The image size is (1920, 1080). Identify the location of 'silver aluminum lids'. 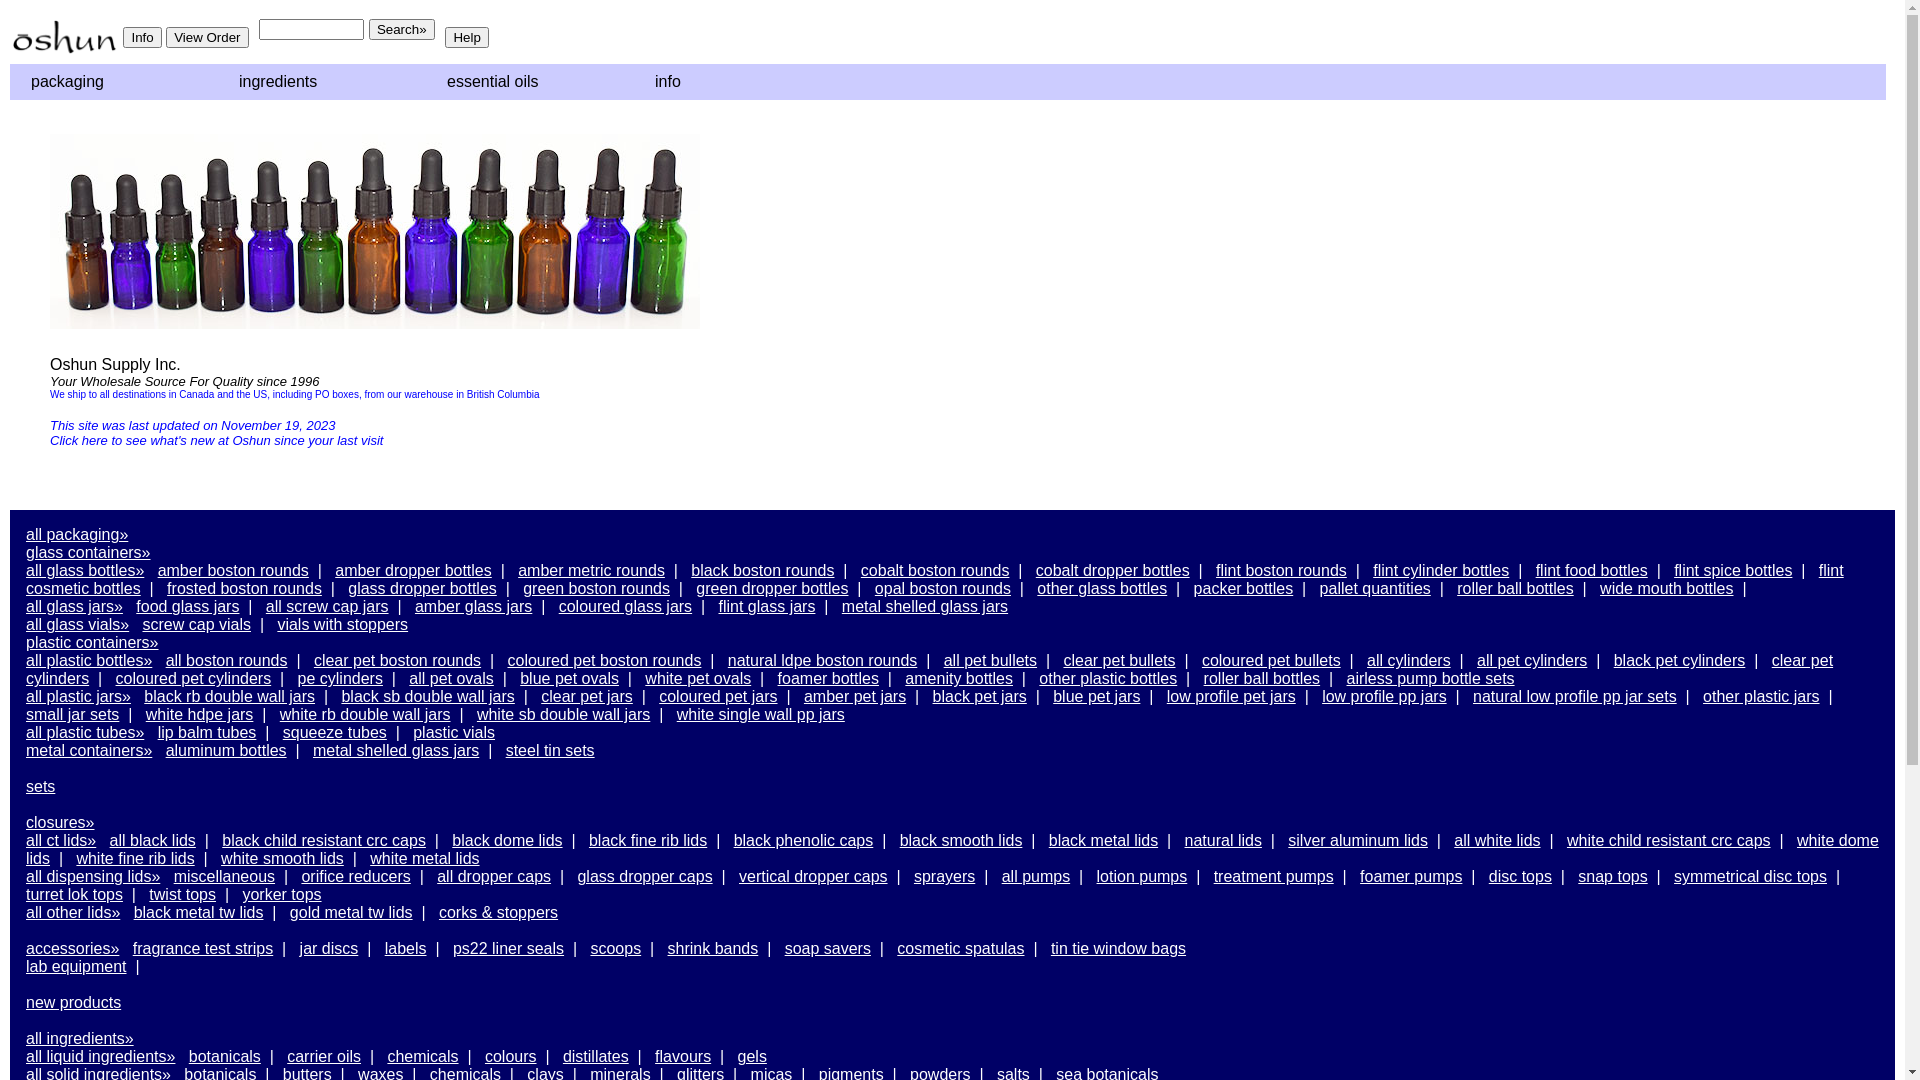
(1358, 840).